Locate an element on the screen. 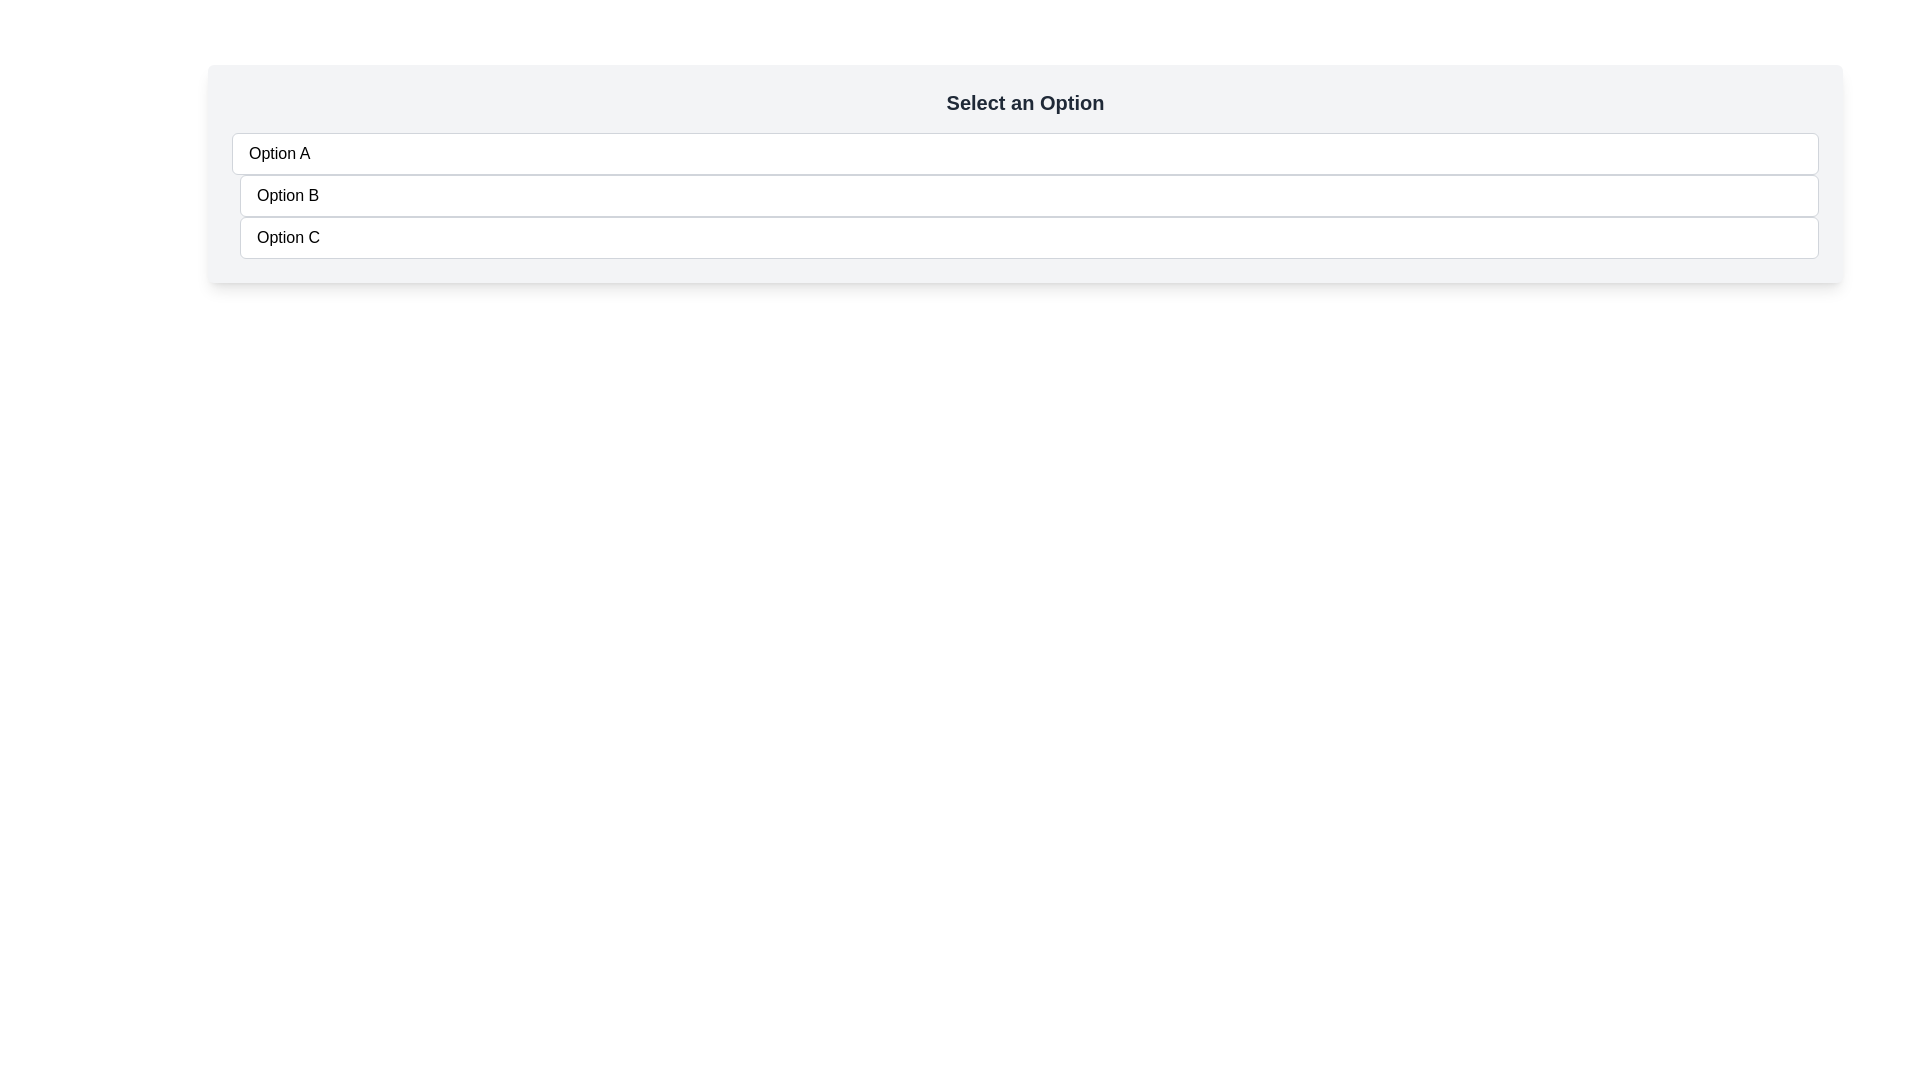 The image size is (1920, 1080). the selectable option (radio-list item) labeled 'Option B', which is a rectangular button with a white background and gray borders is located at coordinates (1029, 196).